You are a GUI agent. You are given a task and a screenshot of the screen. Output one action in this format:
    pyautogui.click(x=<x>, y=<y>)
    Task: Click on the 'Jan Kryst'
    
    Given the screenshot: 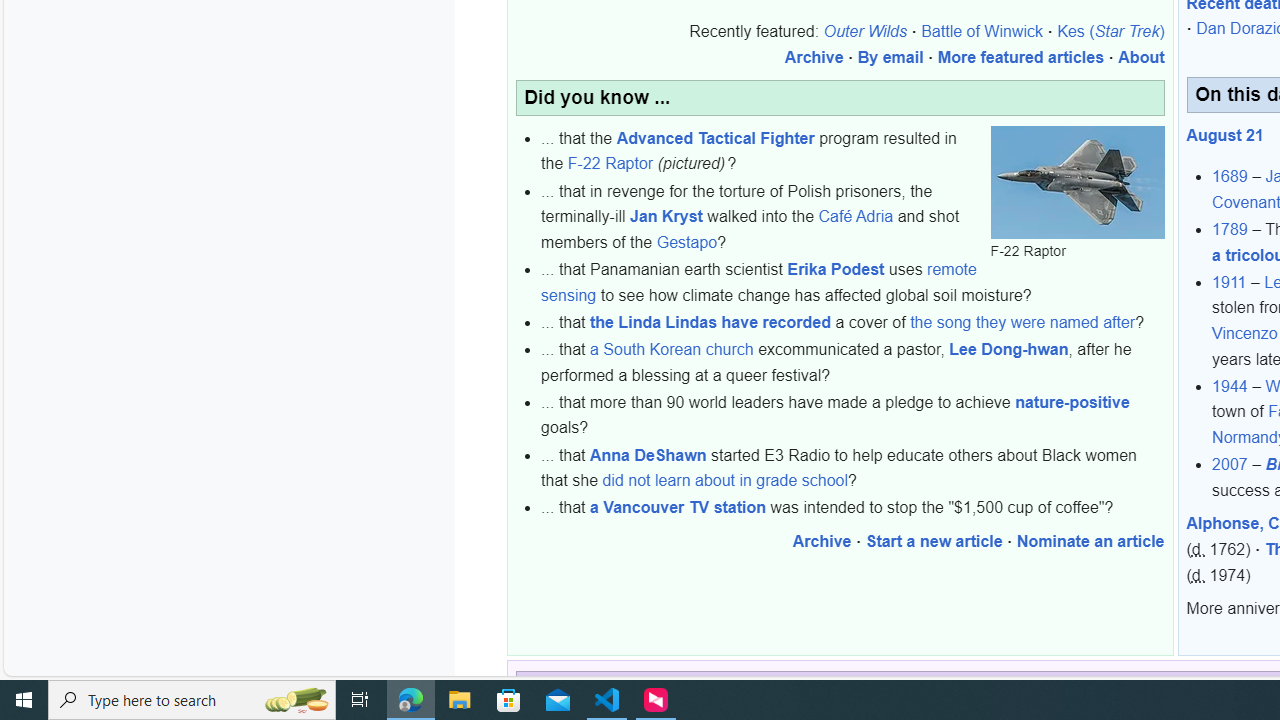 What is the action you would take?
    pyautogui.click(x=666, y=217)
    